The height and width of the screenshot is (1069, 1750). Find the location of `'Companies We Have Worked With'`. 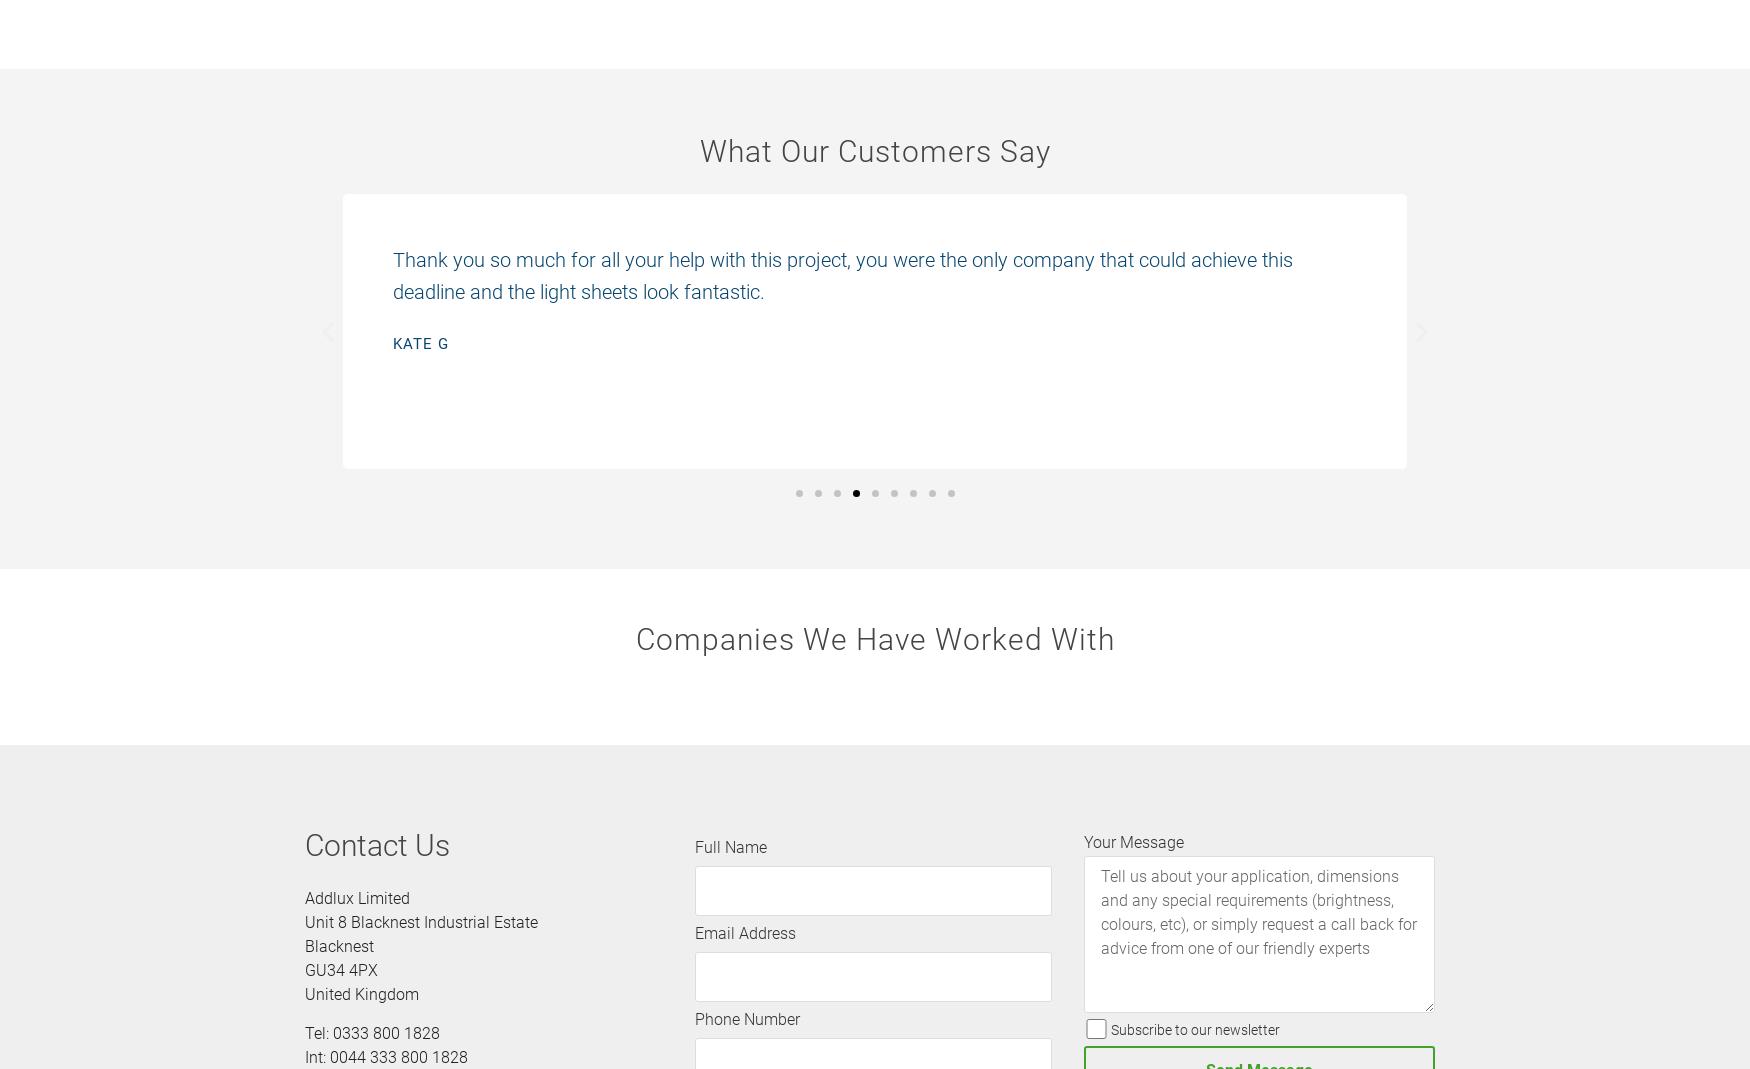

'Companies We Have Worked With' is located at coordinates (874, 639).